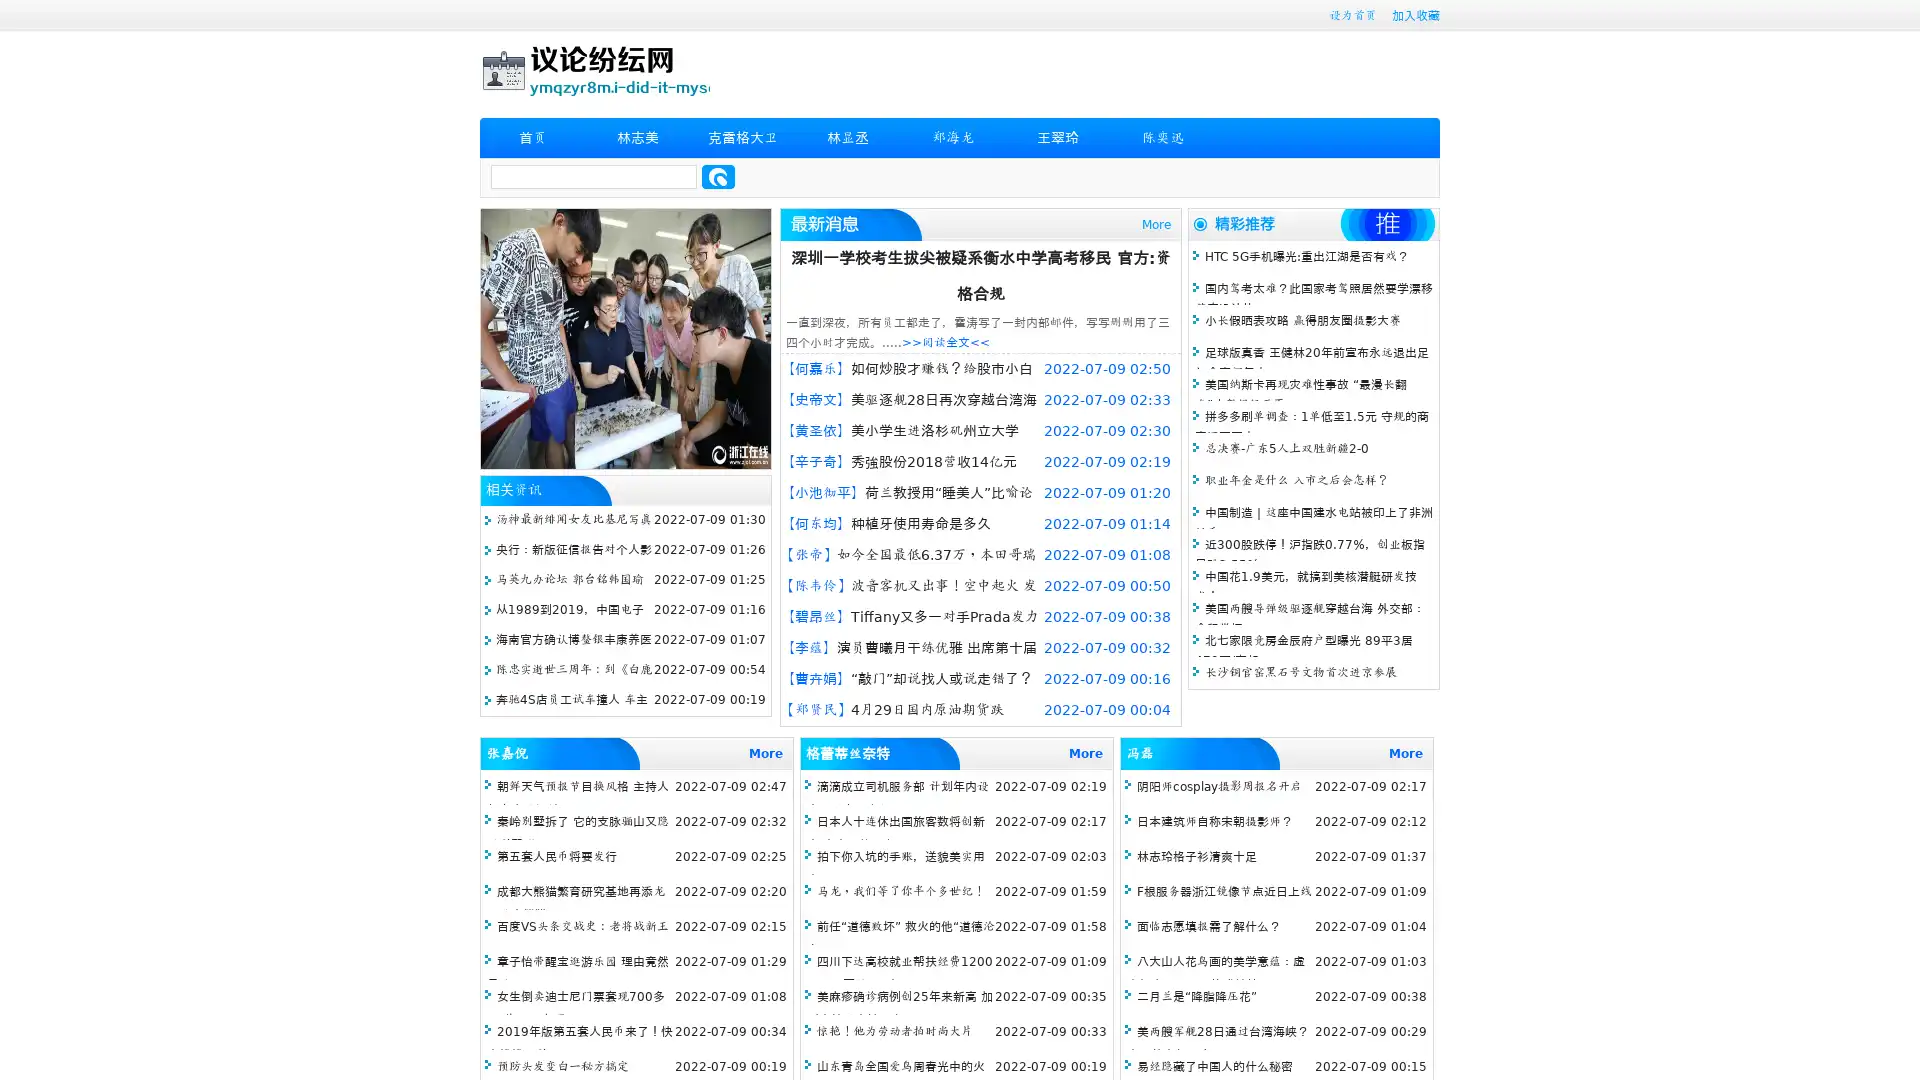 Image resolution: width=1920 pixels, height=1080 pixels. What do you see at coordinates (718, 176) in the screenshot?
I see `Search` at bounding box center [718, 176].